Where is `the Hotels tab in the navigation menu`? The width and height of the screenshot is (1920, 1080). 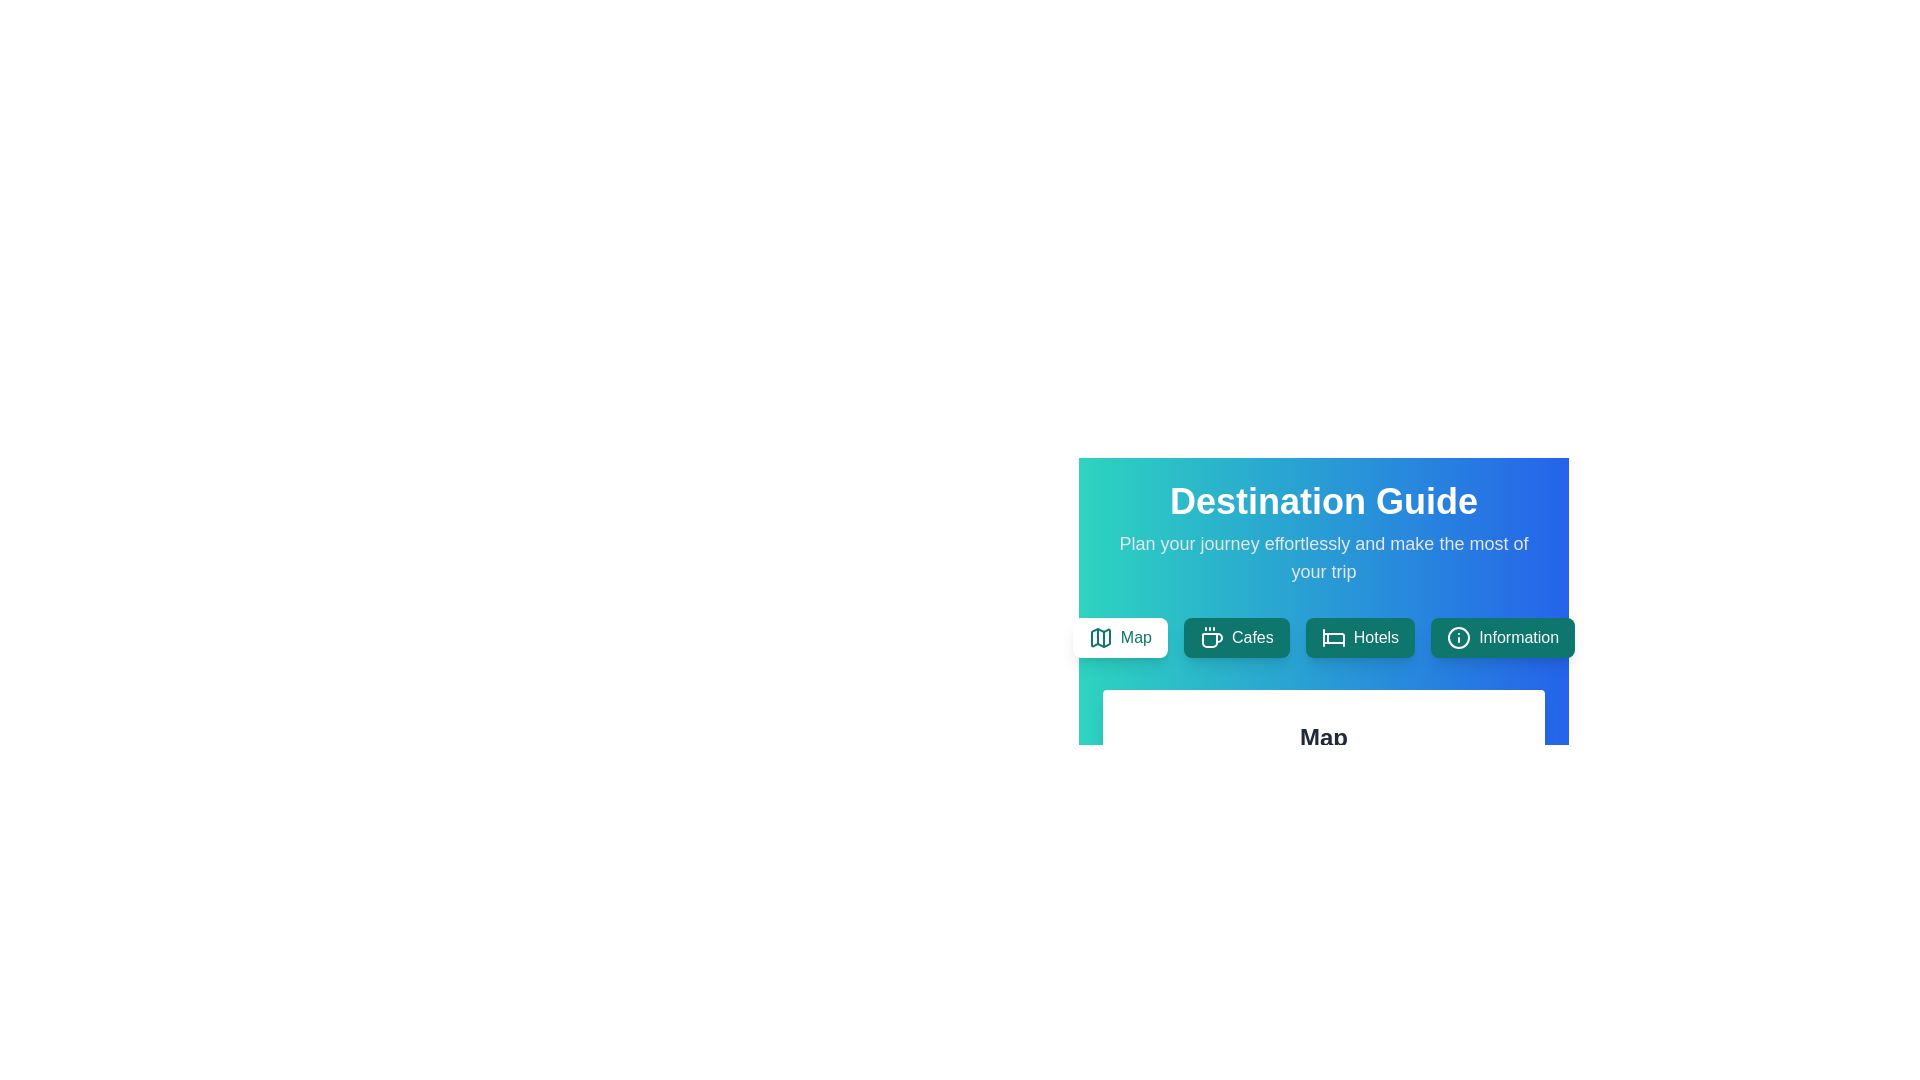
the Hotels tab in the navigation menu is located at coordinates (1359, 637).